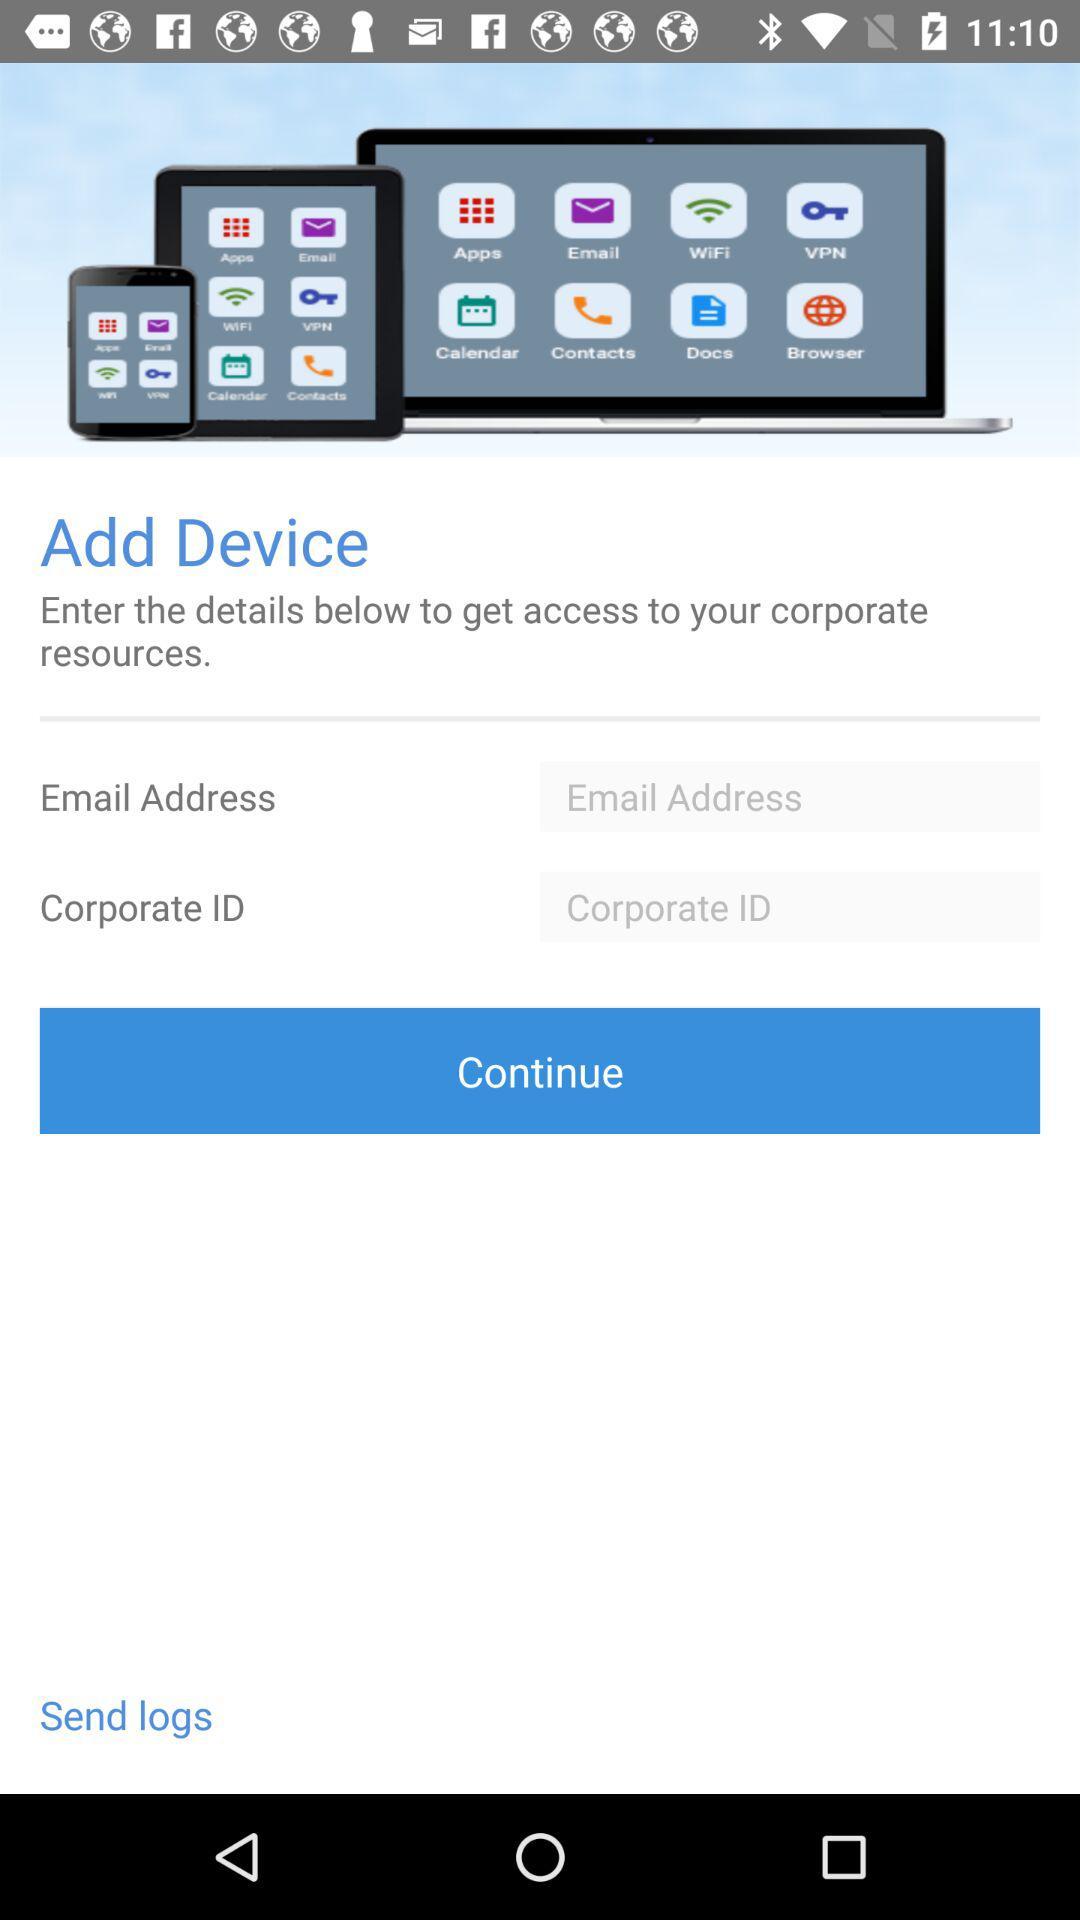 This screenshot has height=1920, width=1080. Describe the element at coordinates (789, 905) in the screenshot. I see `information` at that location.